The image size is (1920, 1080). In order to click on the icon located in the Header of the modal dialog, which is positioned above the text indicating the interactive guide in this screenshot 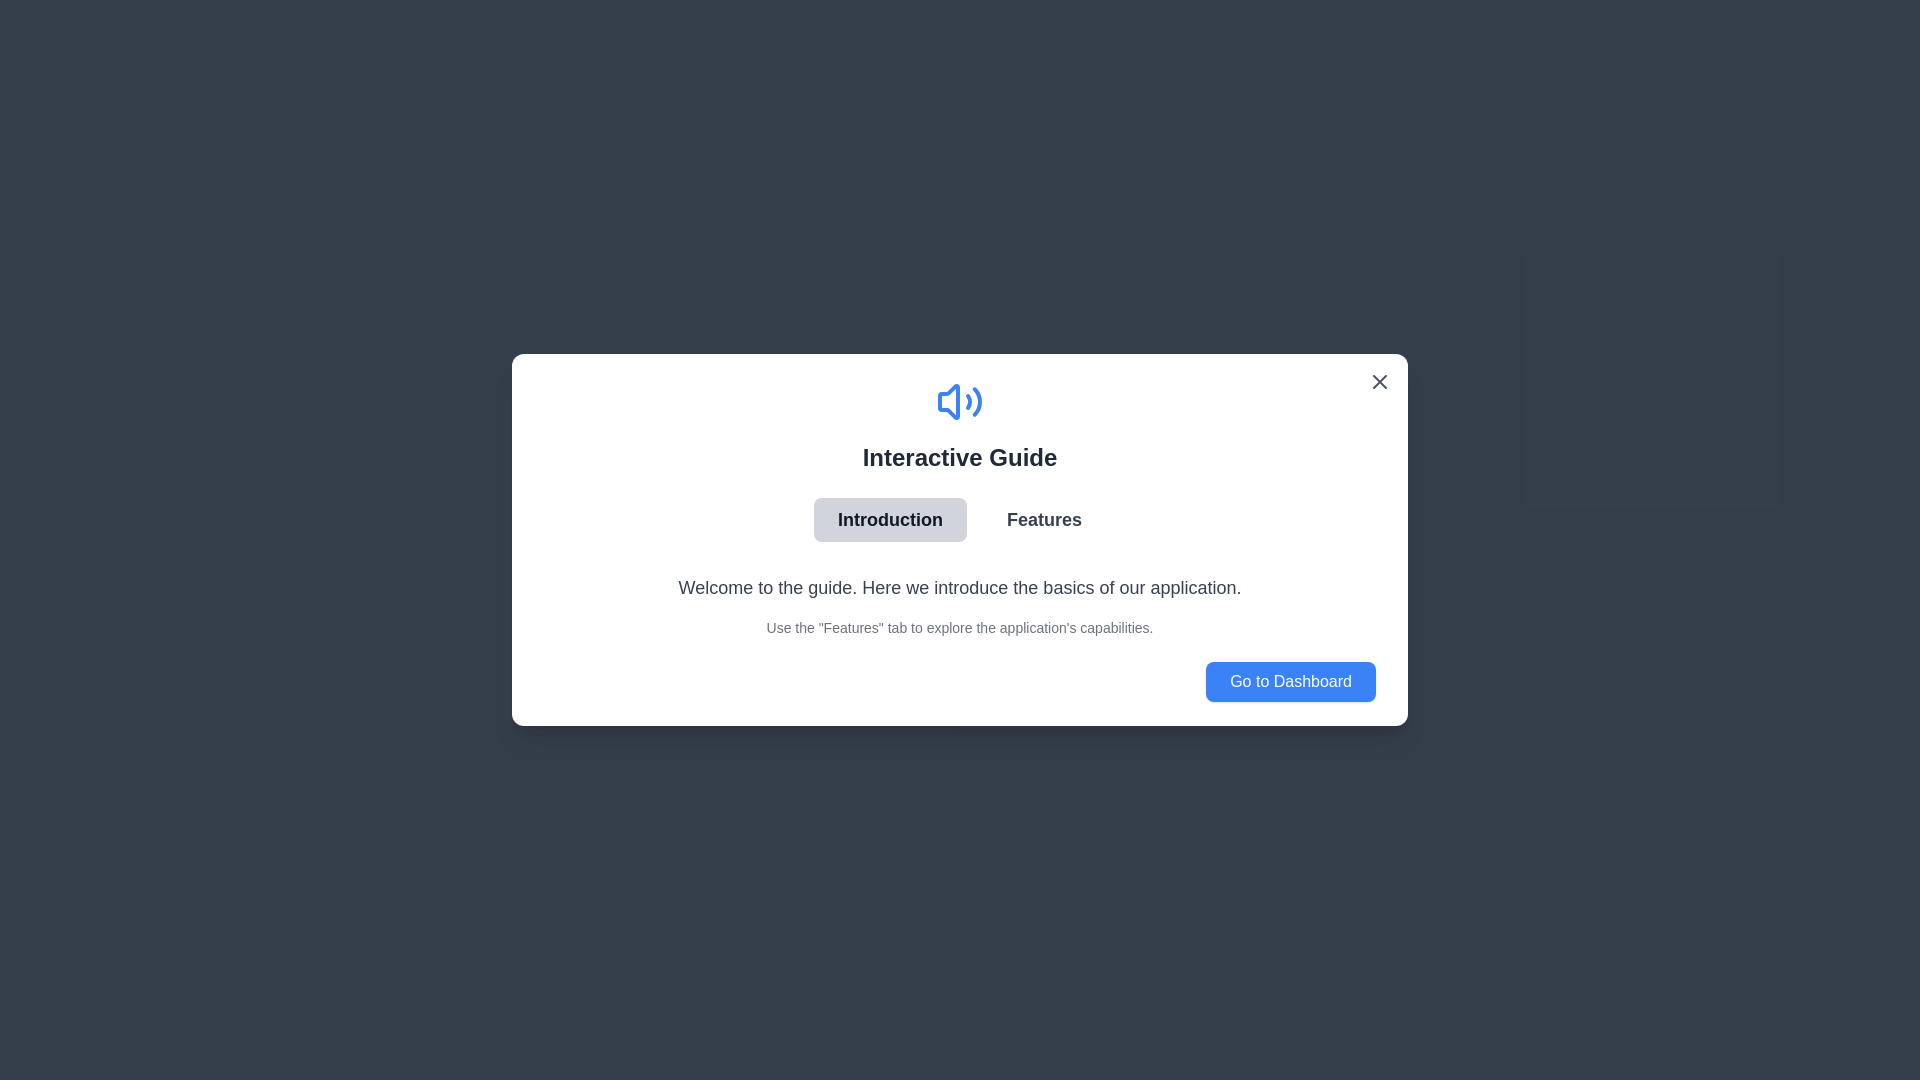, I will do `click(960, 424)`.